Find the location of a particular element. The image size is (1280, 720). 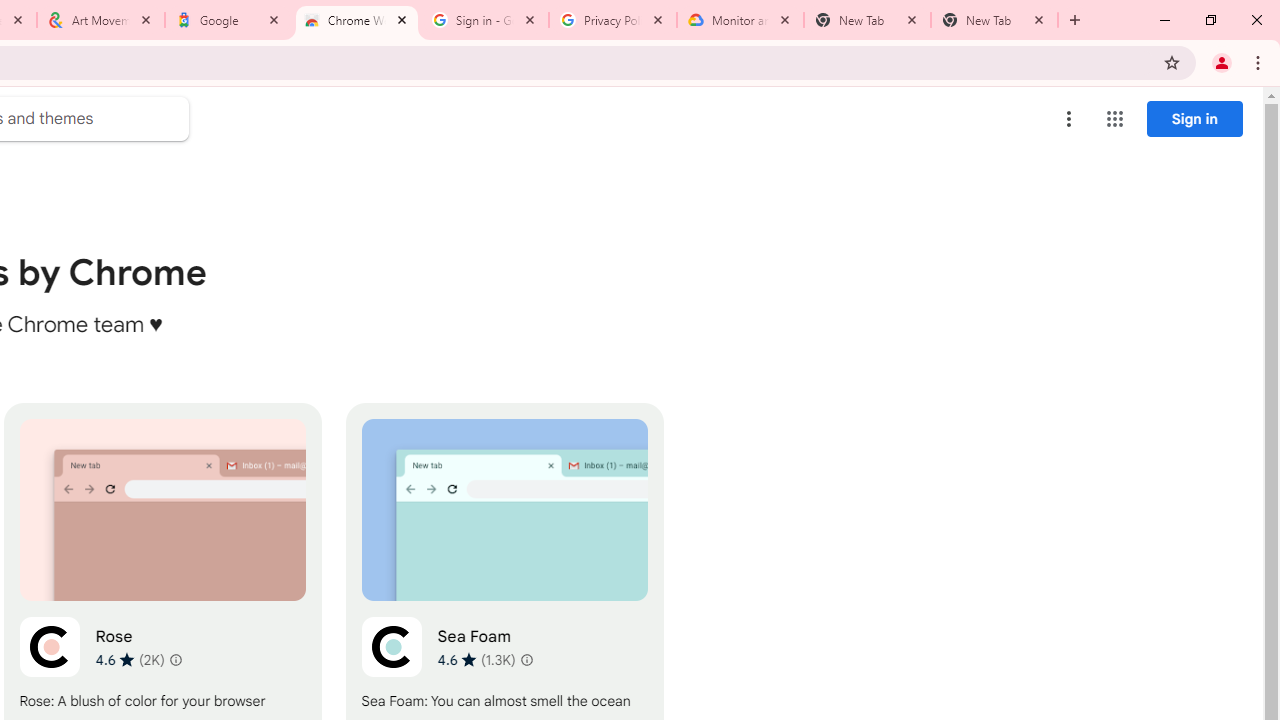

'Learn more about results and reviews "Rose"' is located at coordinates (176, 659).